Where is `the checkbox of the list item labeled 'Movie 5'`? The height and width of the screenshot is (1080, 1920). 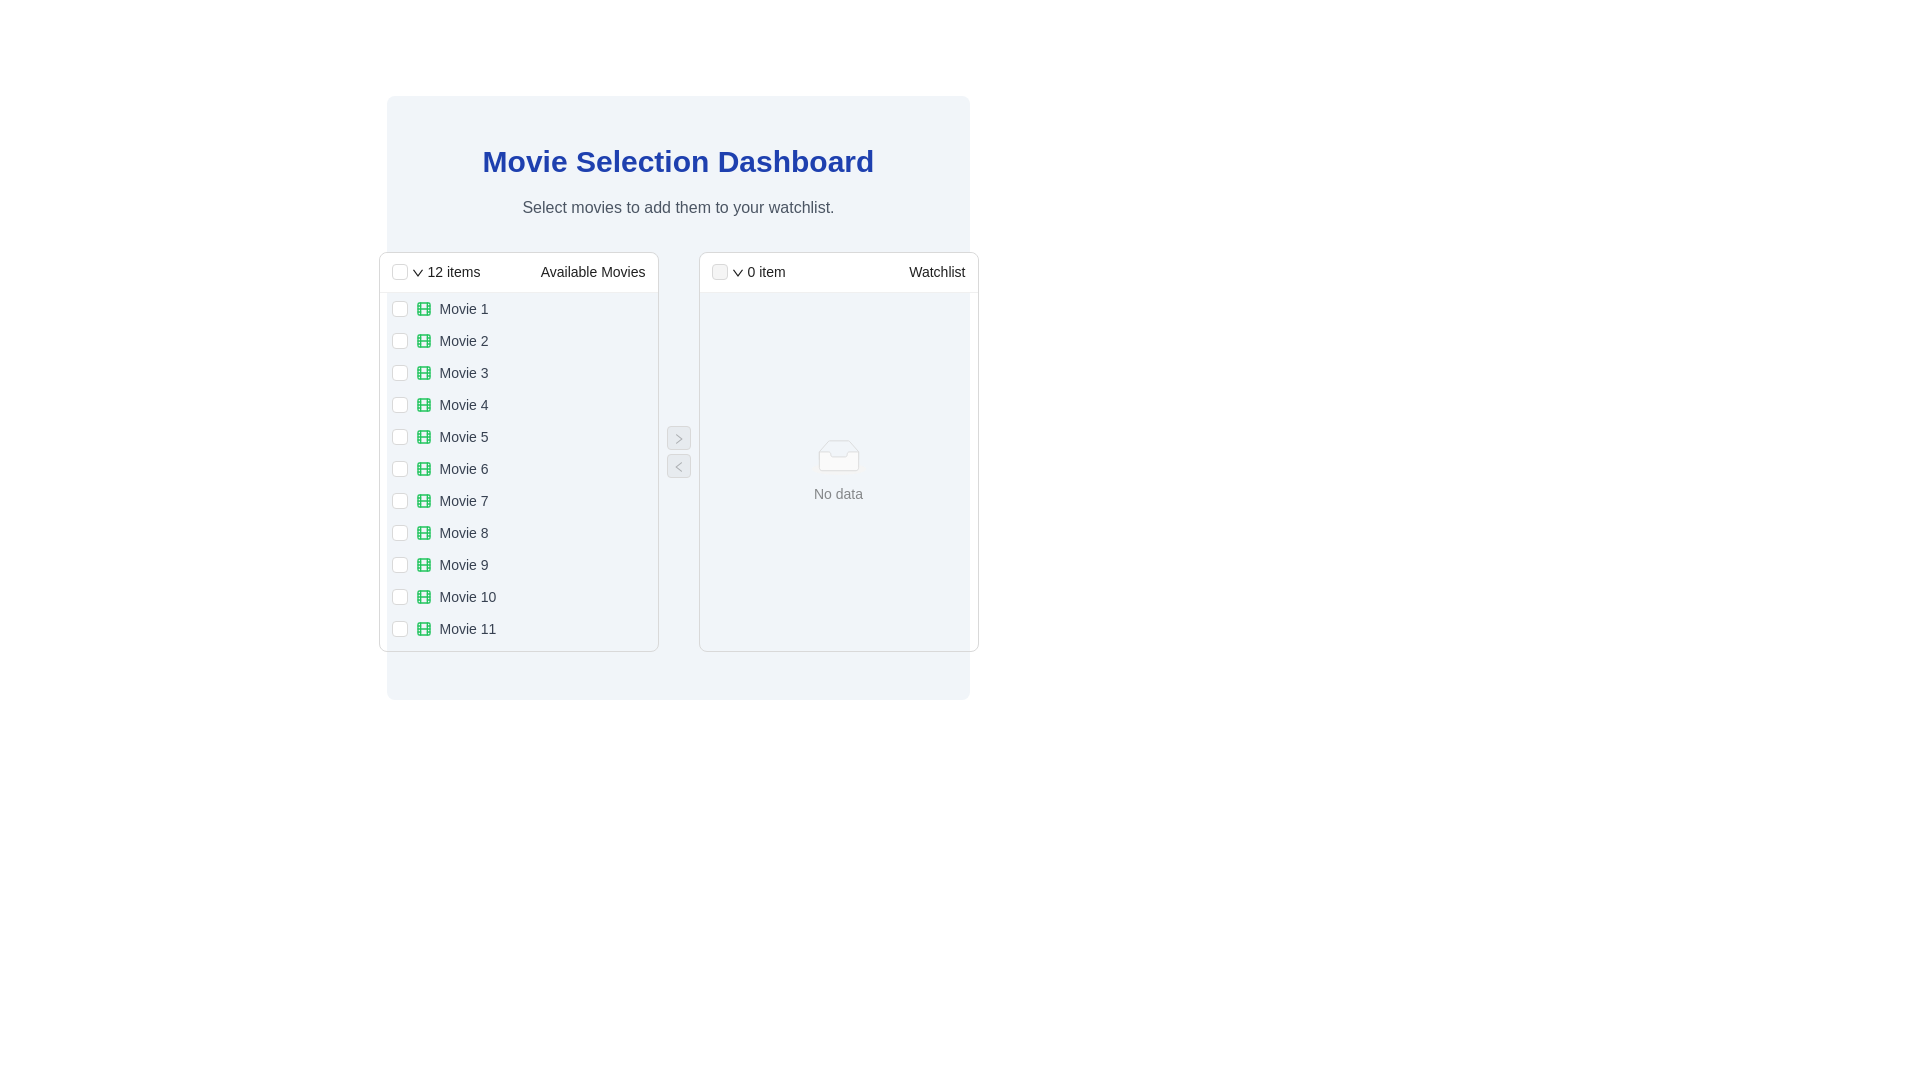 the checkbox of the list item labeled 'Movie 5' is located at coordinates (518, 435).